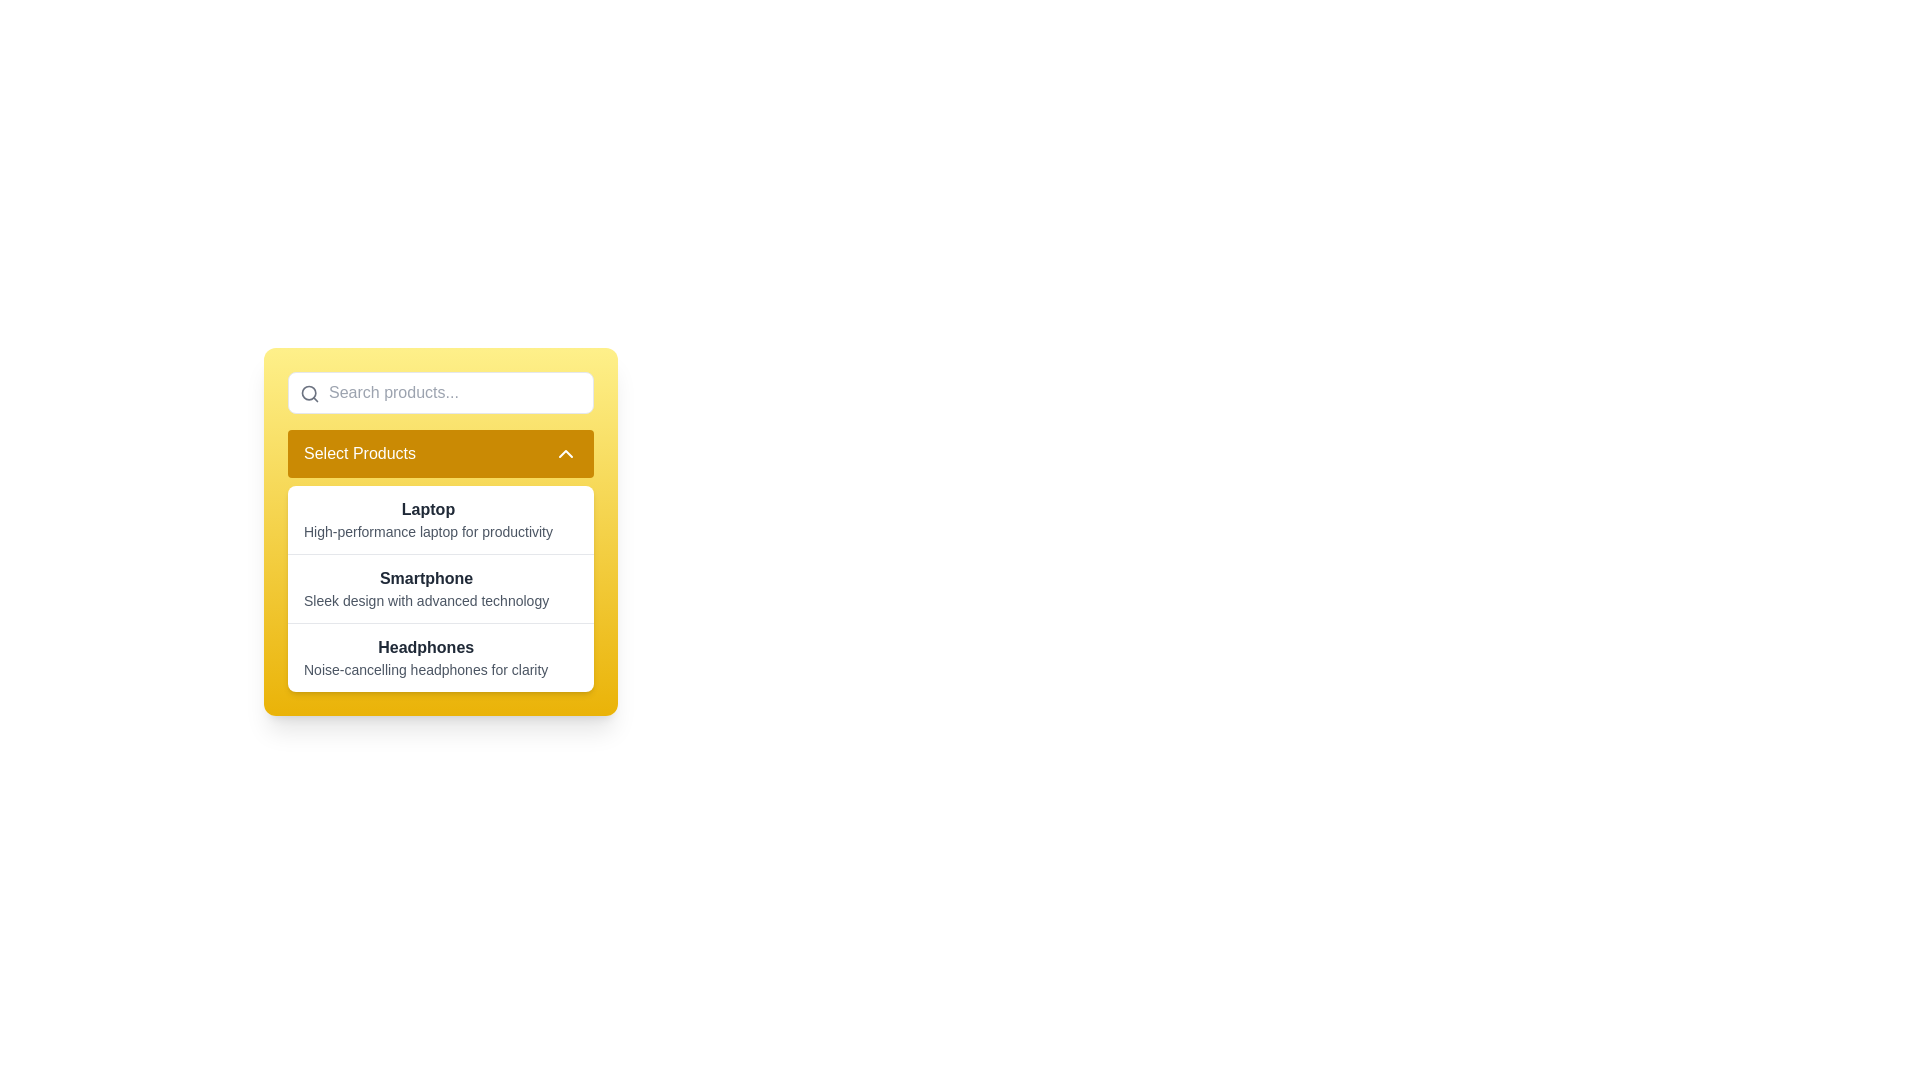 The width and height of the screenshot is (1920, 1080). I want to click on the text element that describes 'High-performance laptop for productivity', located below the title 'Laptop' in the second row of the 'Select Products' dropdown, so click(427, 531).